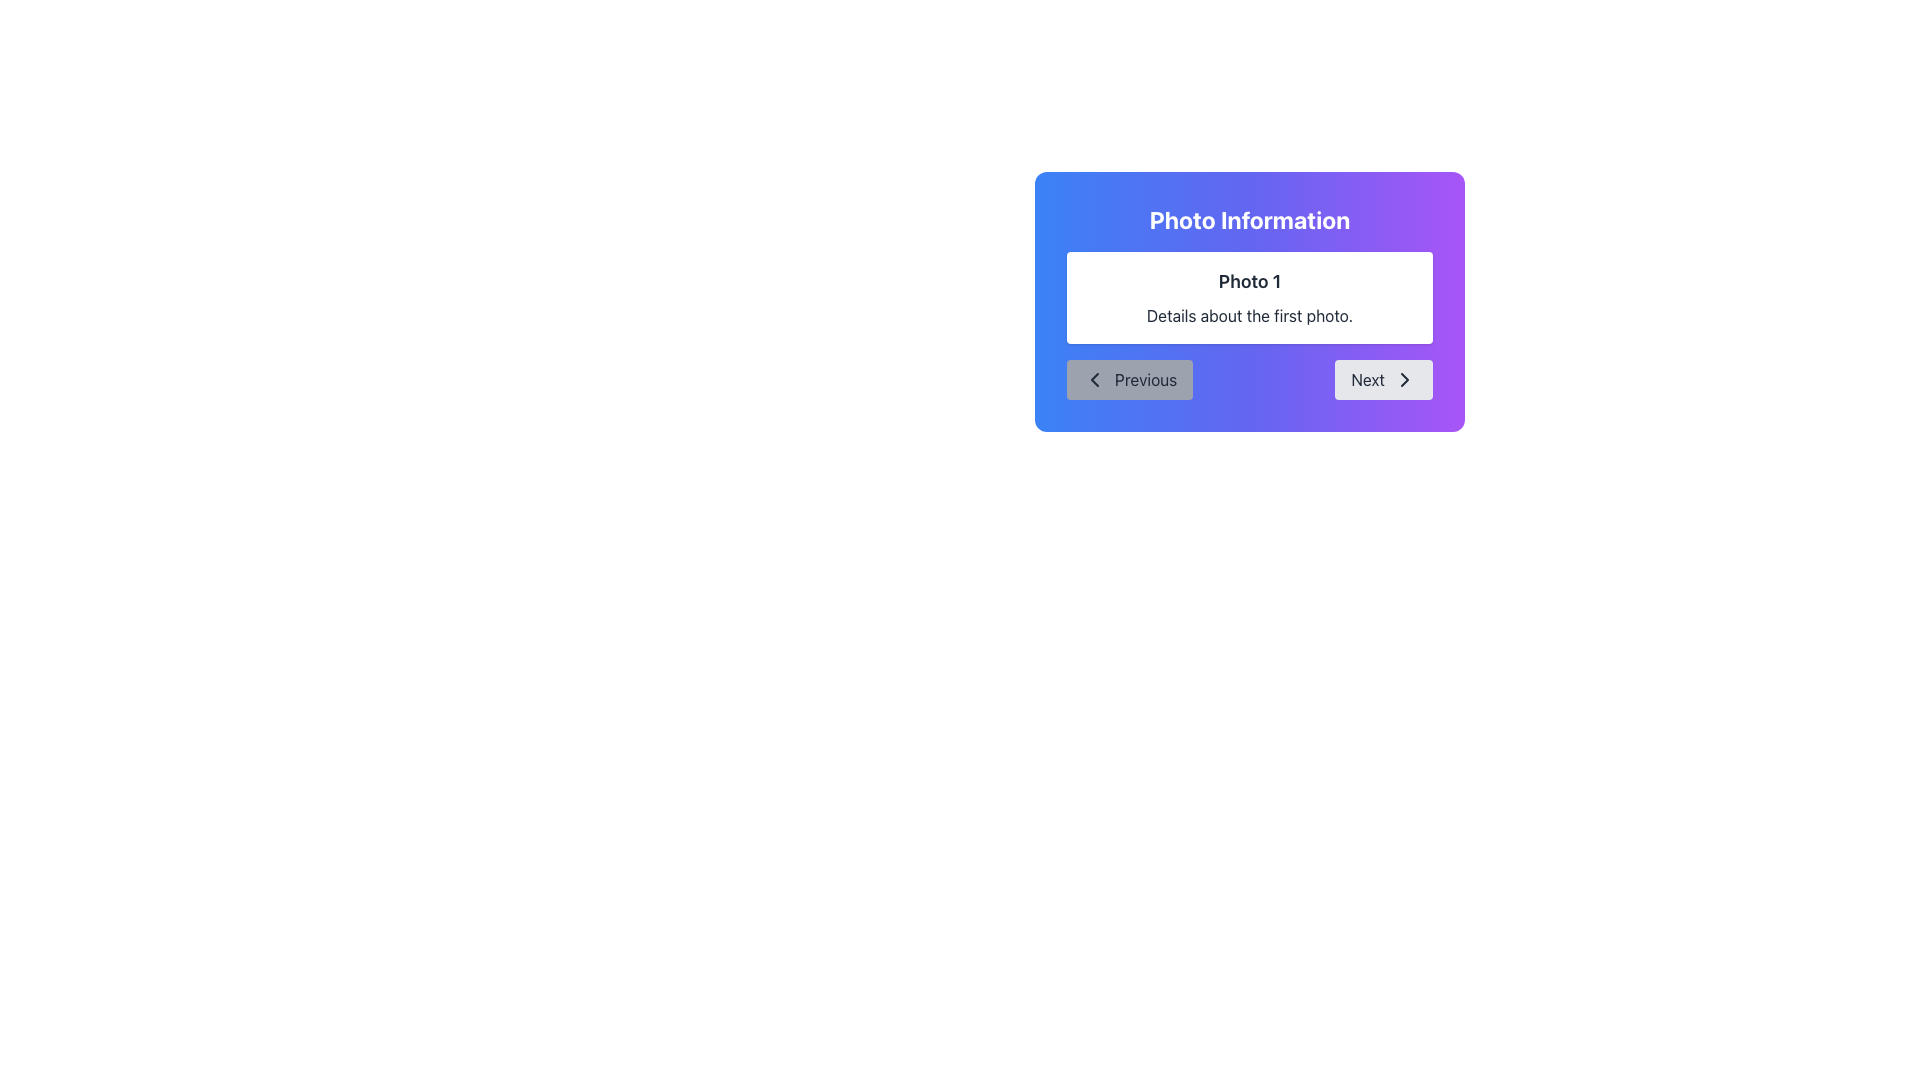 Image resolution: width=1920 pixels, height=1080 pixels. What do you see at coordinates (1248, 281) in the screenshot?
I see `text label stating 'Photo 1' which is large, bold, and centrally aligned above the explanatory text in the card component` at bounding box center [1248, 281].